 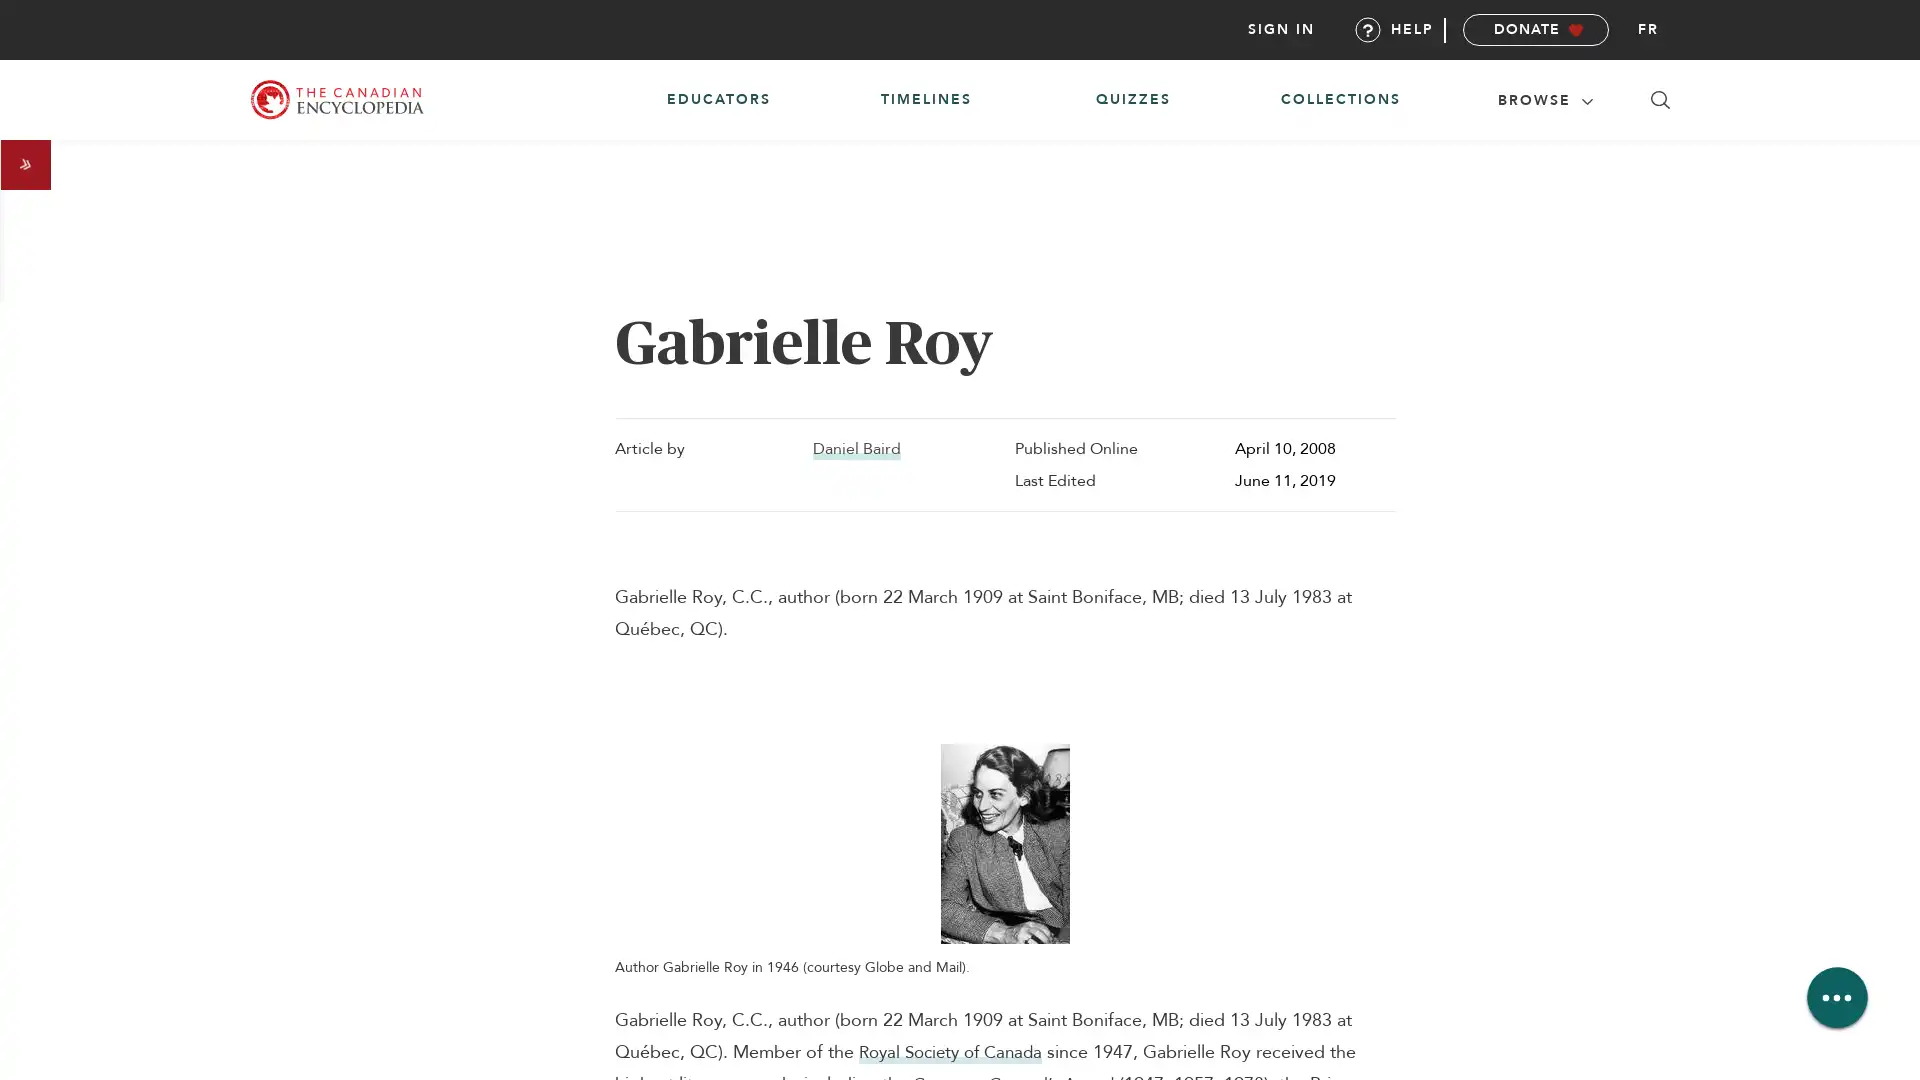 What do you see at coordinates (1660, 100) in the screenshot?
I see `Search in Canadian Encyclopedia` at bounding box center [1660, 100].